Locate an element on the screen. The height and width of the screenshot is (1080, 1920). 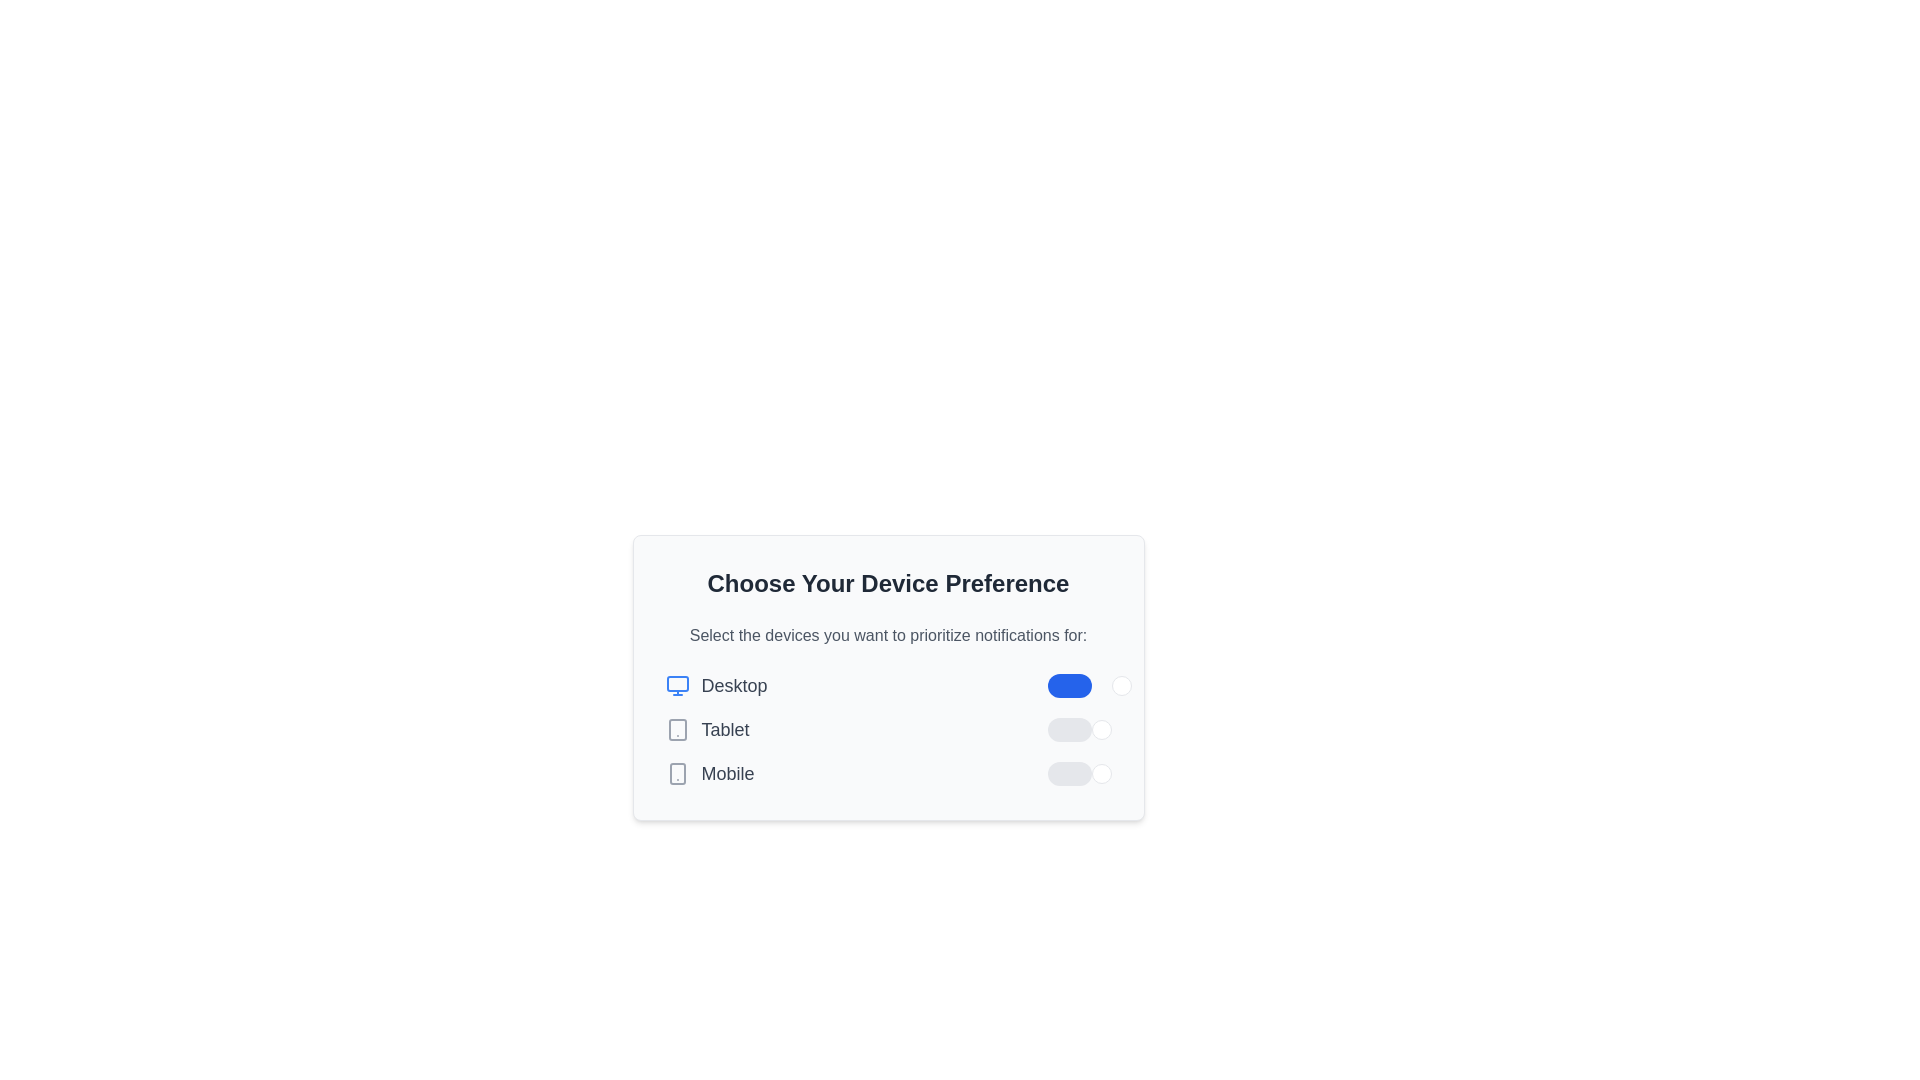
the toggle switch for 'Mobile' notifications, located below 'Desktop' and 'Tablet' in the settings is located at coordinates (1078, 773).